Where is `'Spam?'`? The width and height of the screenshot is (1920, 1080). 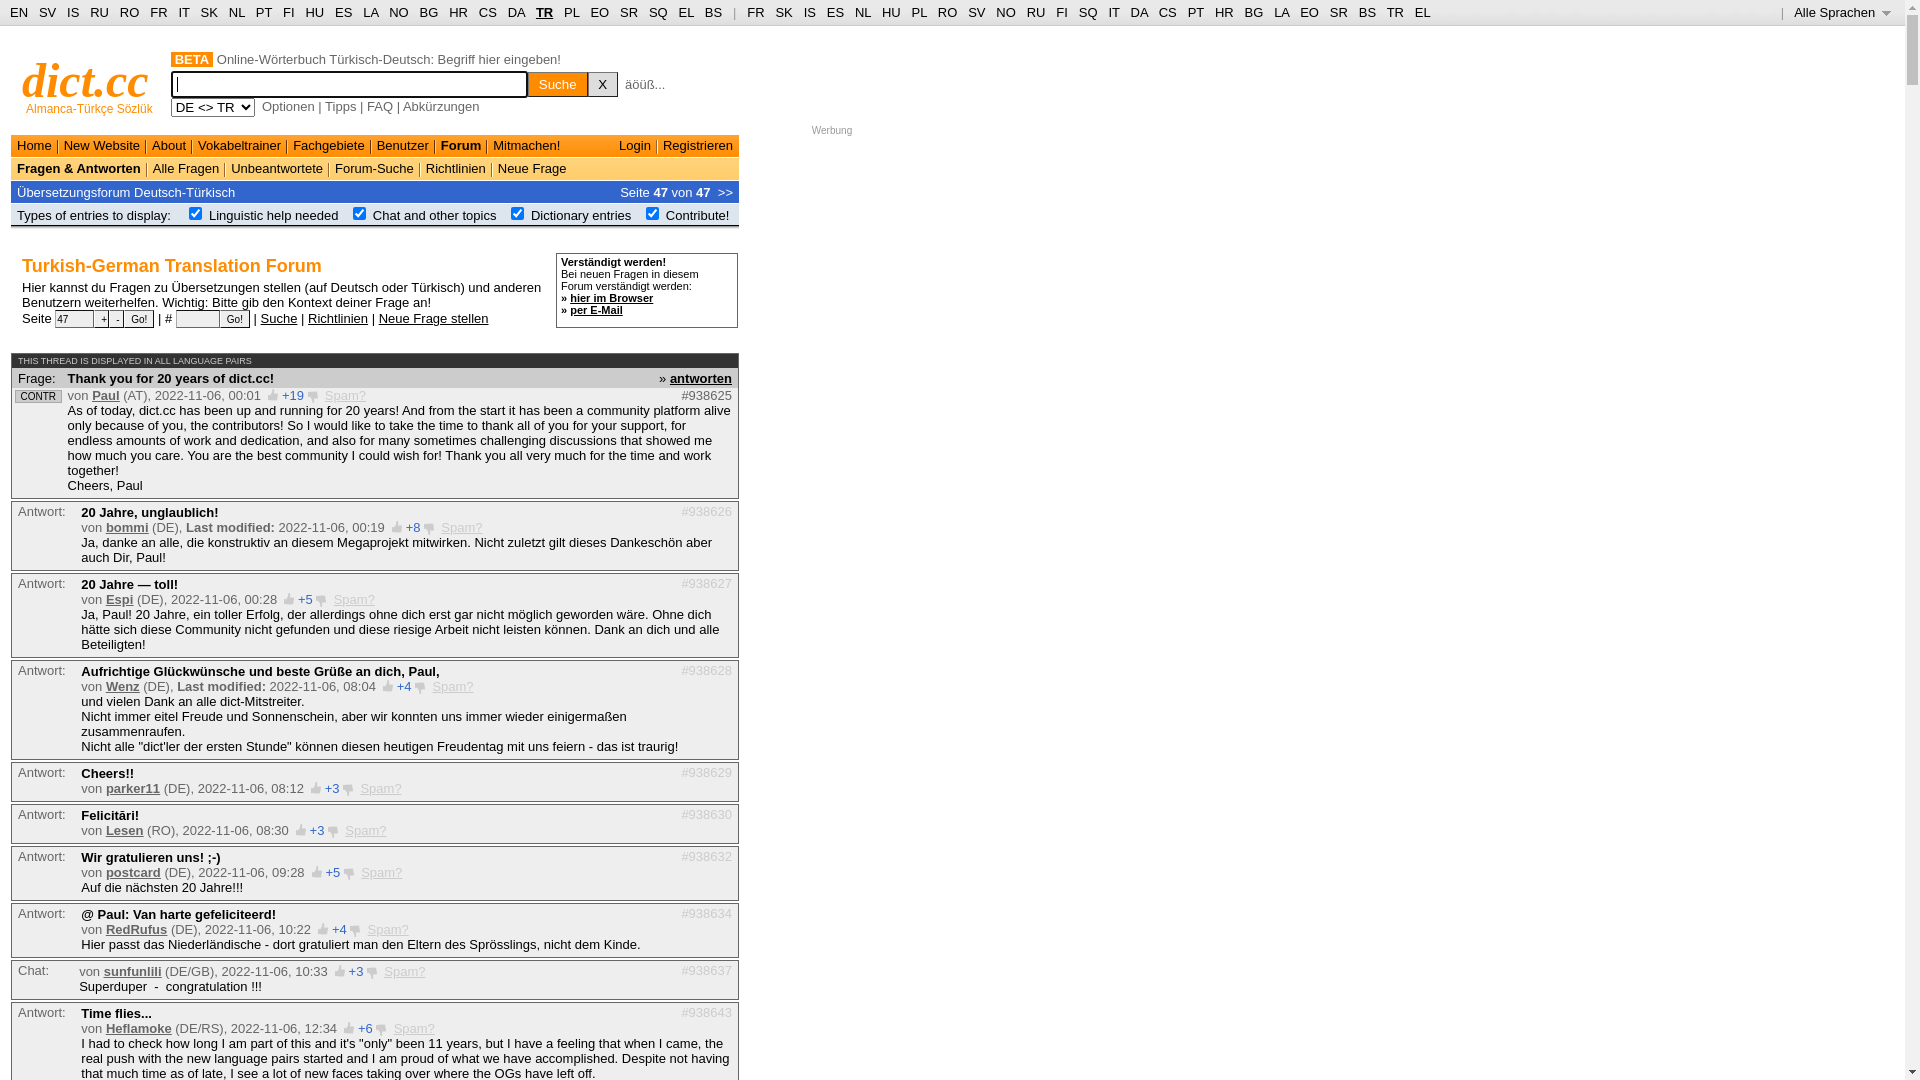
'Spam?' is located at coordinates (345, 395).